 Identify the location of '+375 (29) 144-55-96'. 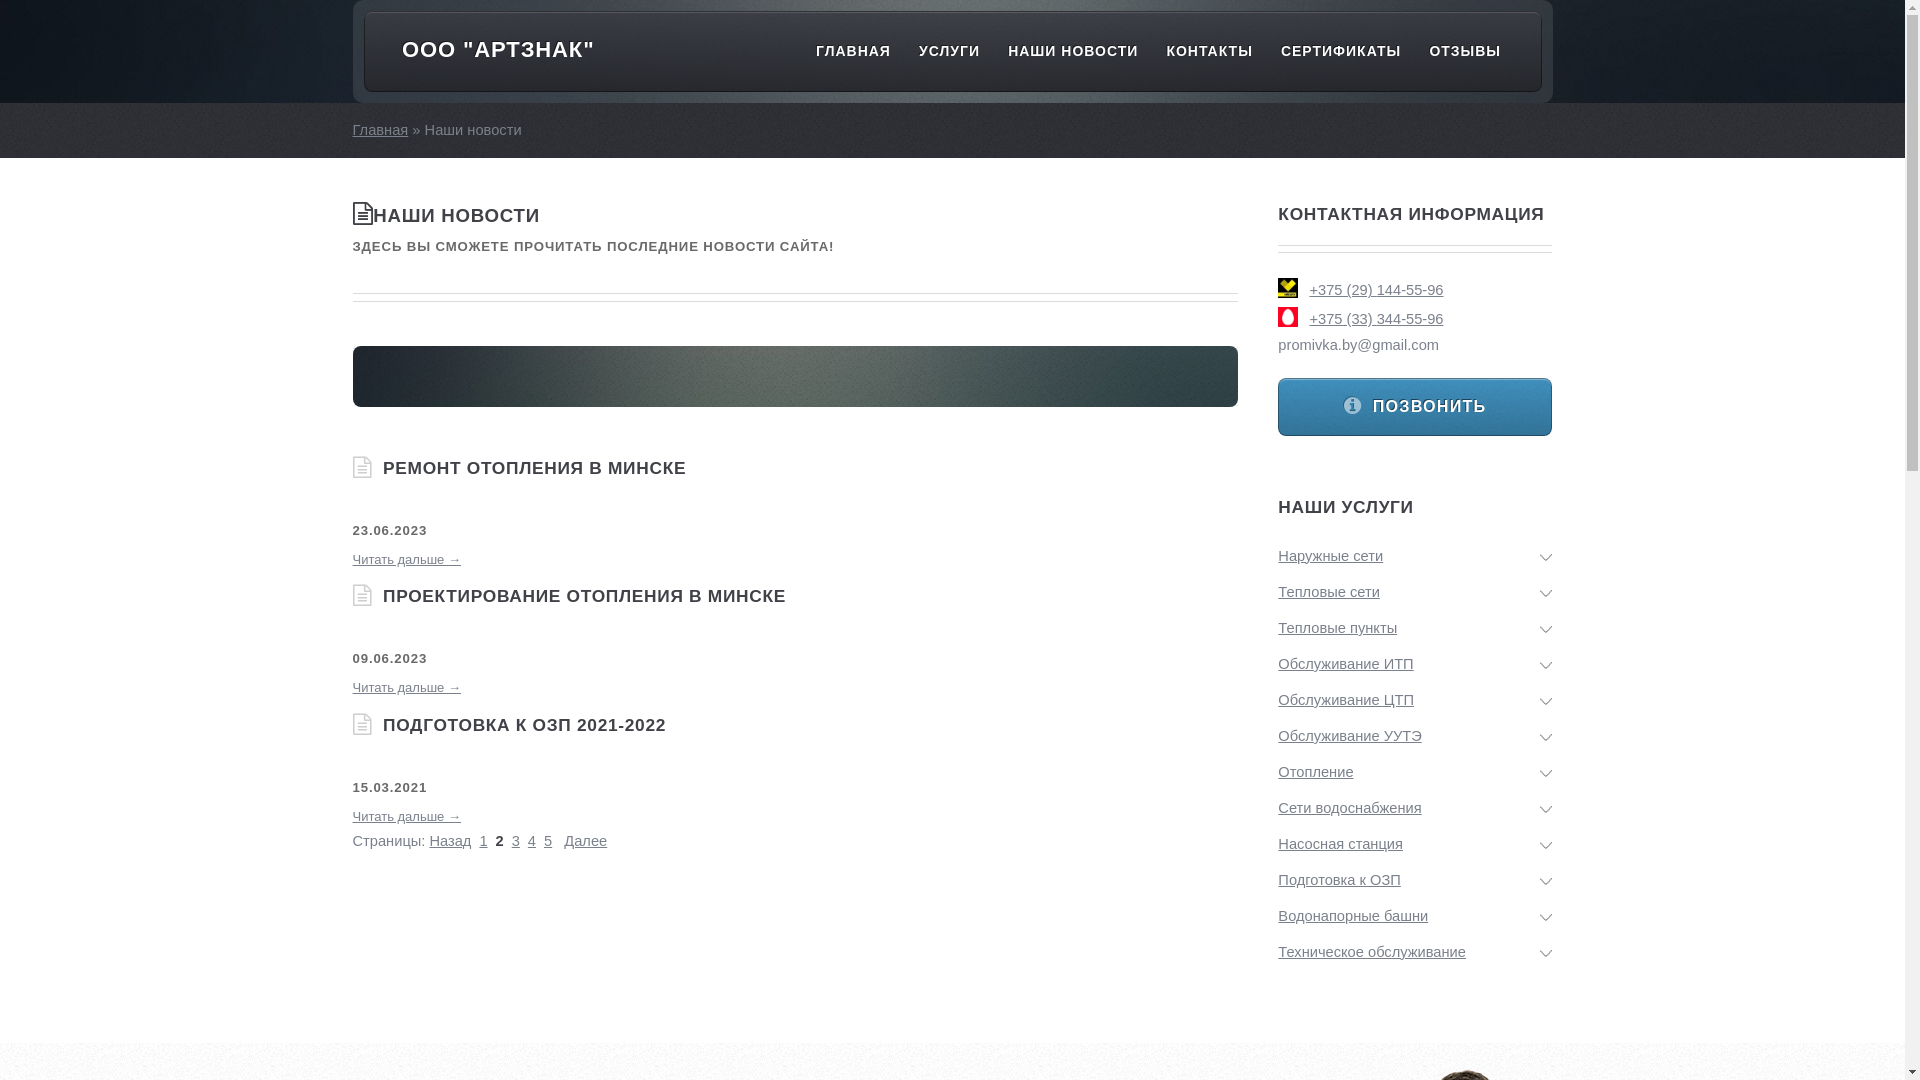
(1414, 289).